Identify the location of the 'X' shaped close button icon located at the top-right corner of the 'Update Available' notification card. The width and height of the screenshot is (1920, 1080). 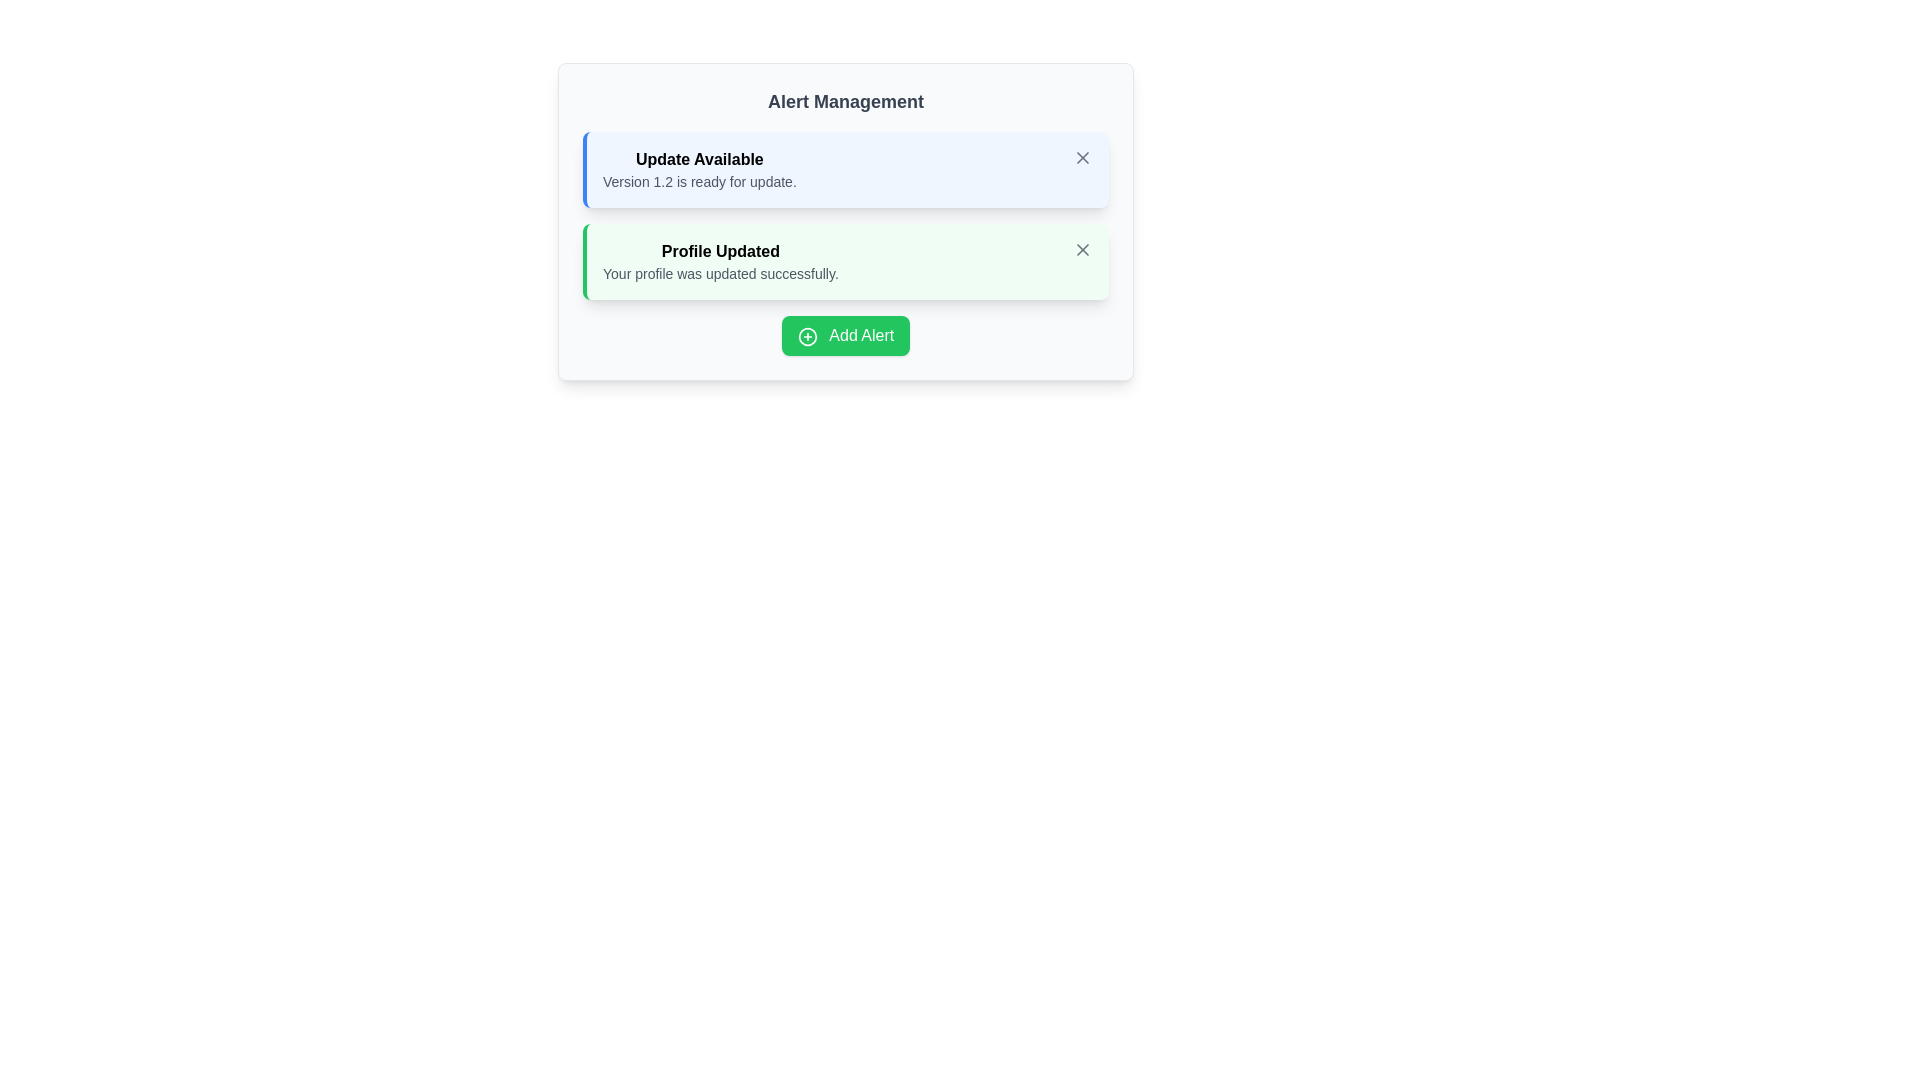
(1082, 157).